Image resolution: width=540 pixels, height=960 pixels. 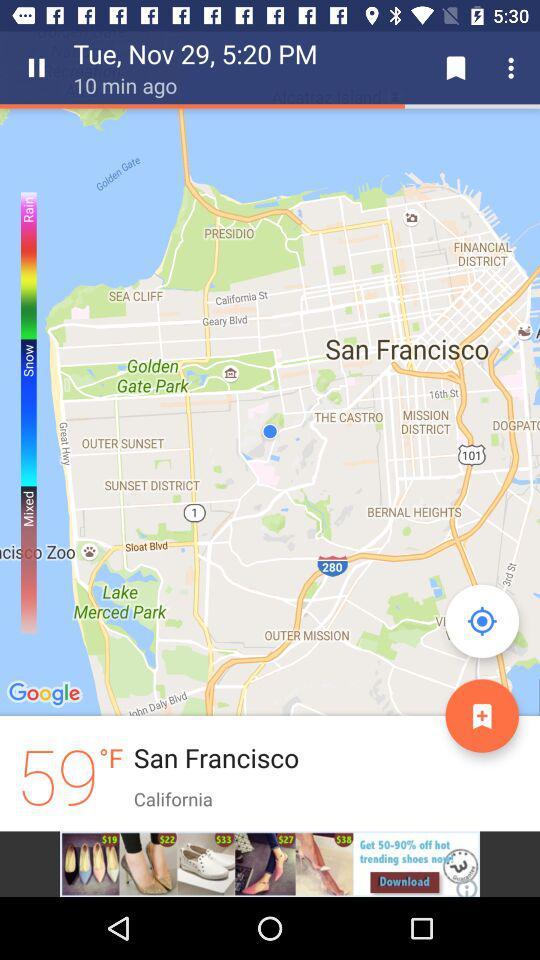 I want to click on the location_crosshair icon, so click(x=481, y=620).